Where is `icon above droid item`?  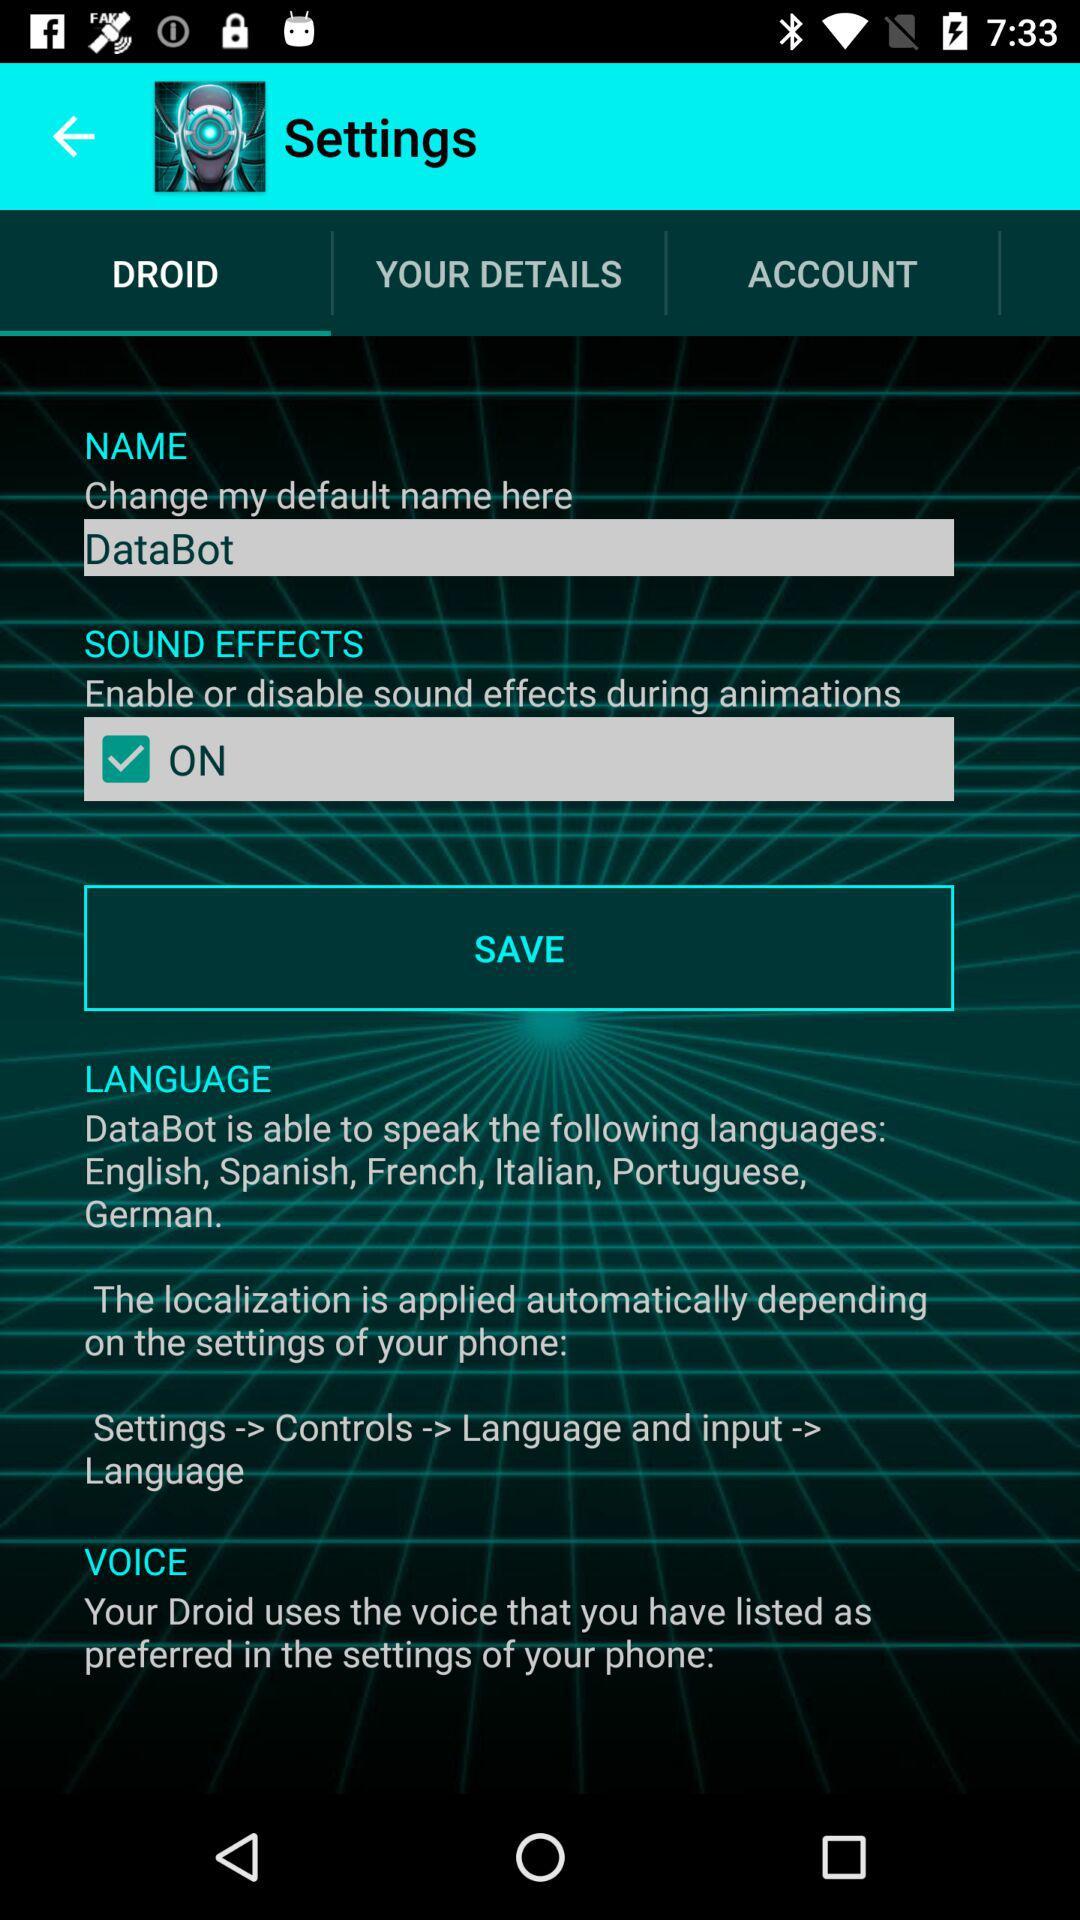 icon above droid item is located at coordinates (72, 135).